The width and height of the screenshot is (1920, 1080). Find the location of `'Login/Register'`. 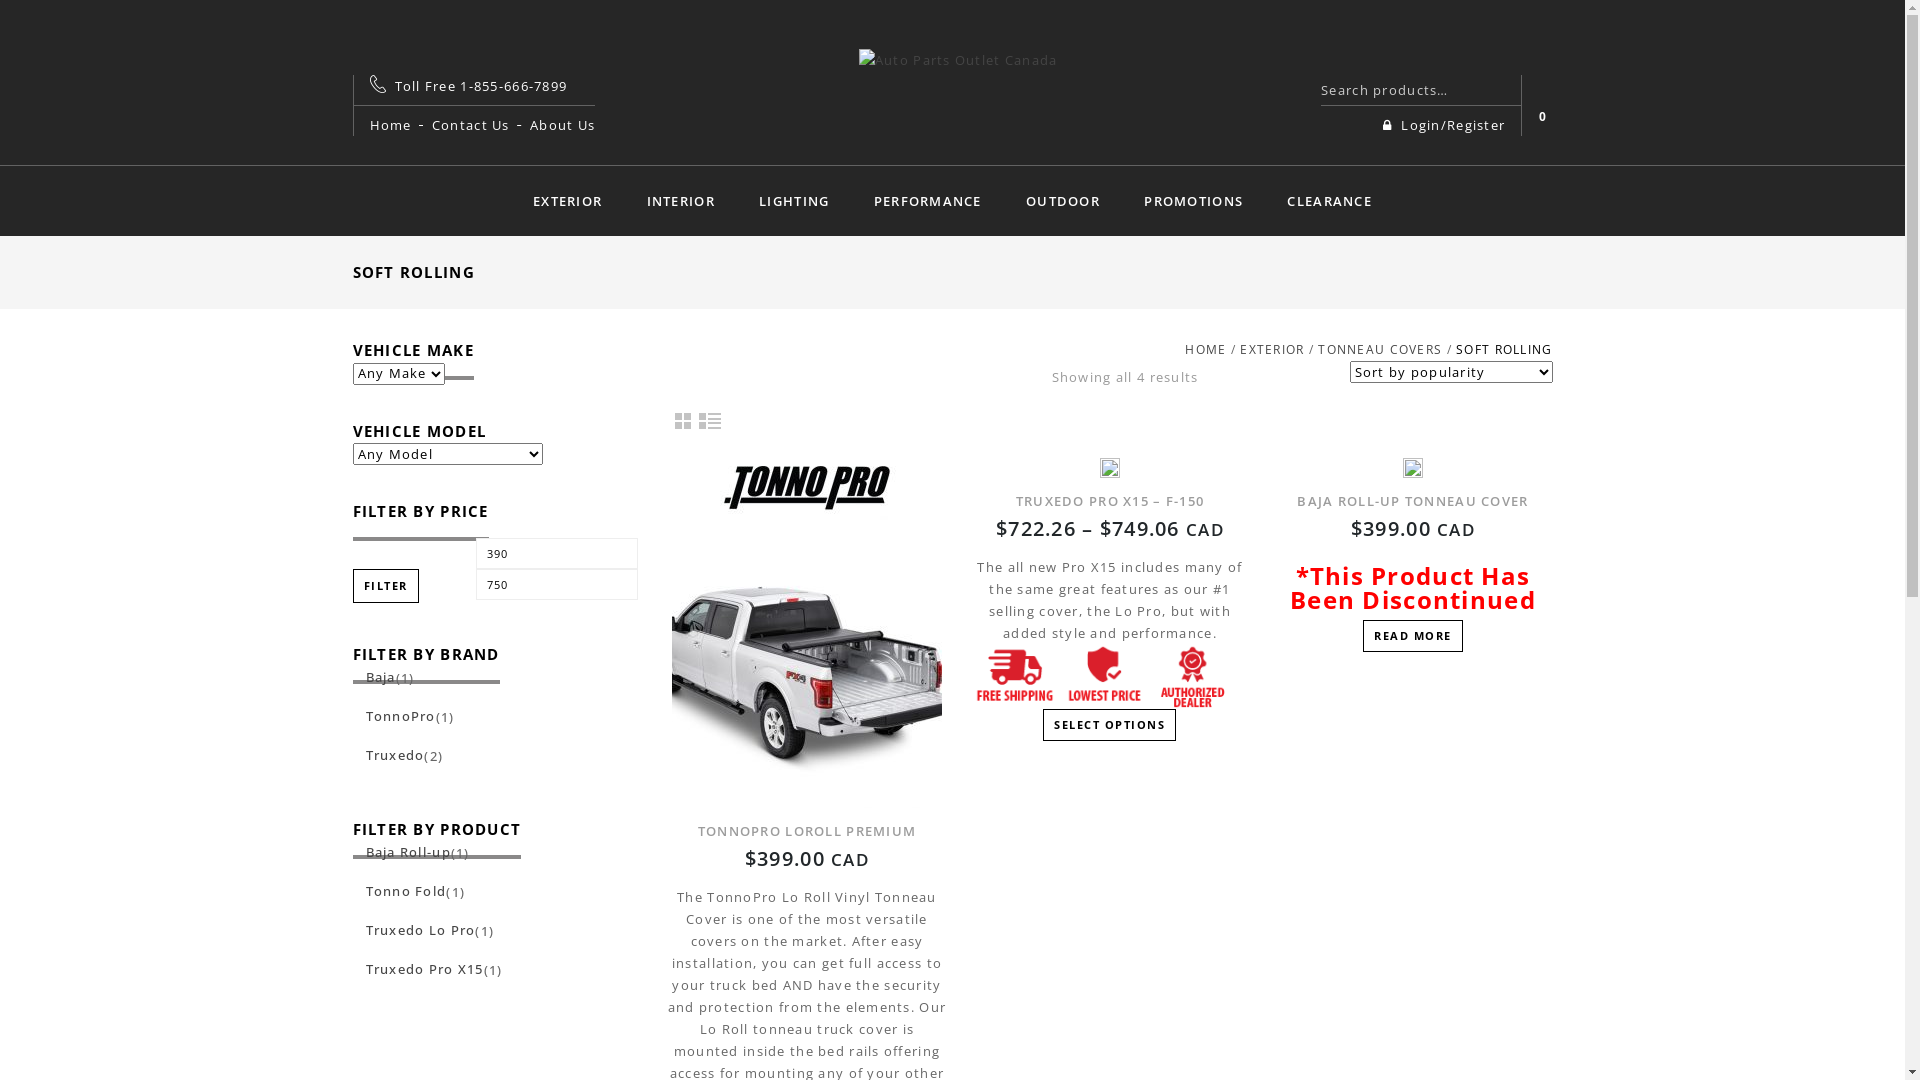

'Login/Register' is located at coordinates (1381, 124).